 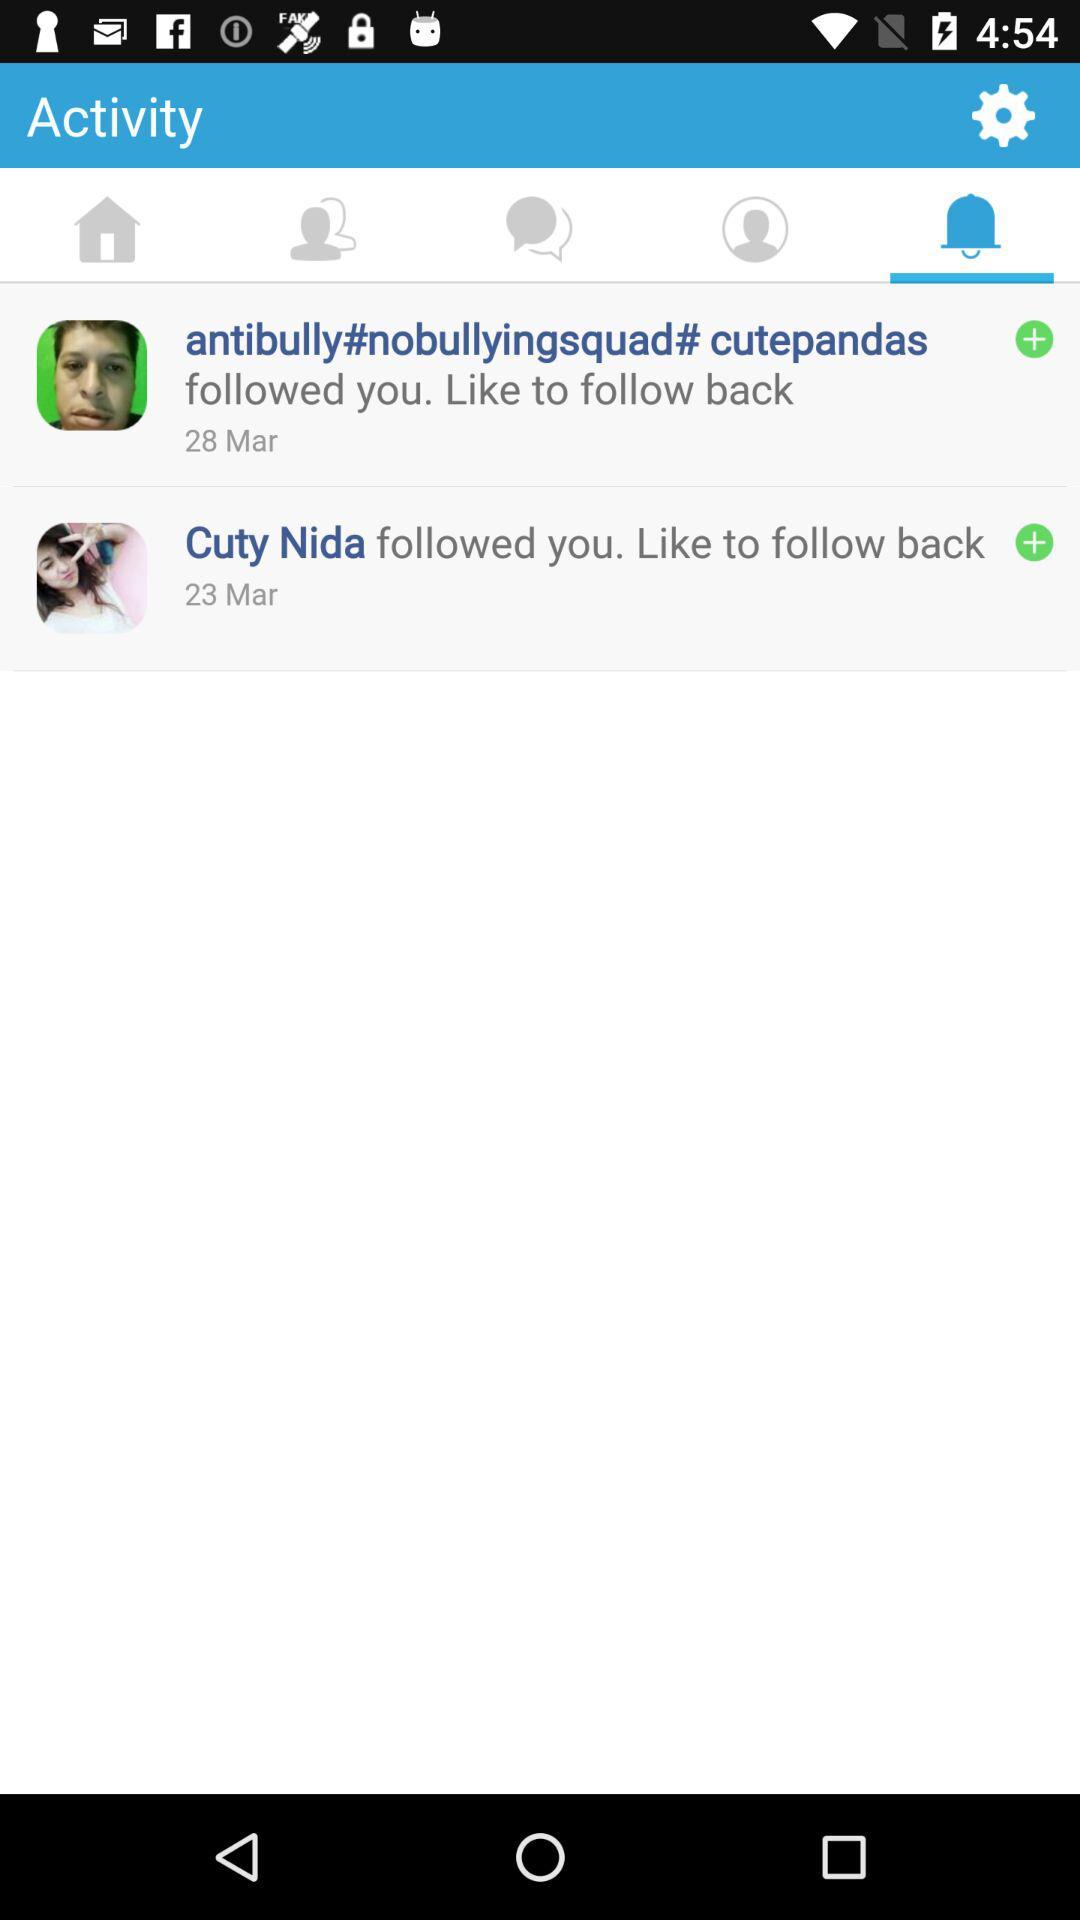 I want to click on icon to the right of the activity item, so click(x=1003, y=114).